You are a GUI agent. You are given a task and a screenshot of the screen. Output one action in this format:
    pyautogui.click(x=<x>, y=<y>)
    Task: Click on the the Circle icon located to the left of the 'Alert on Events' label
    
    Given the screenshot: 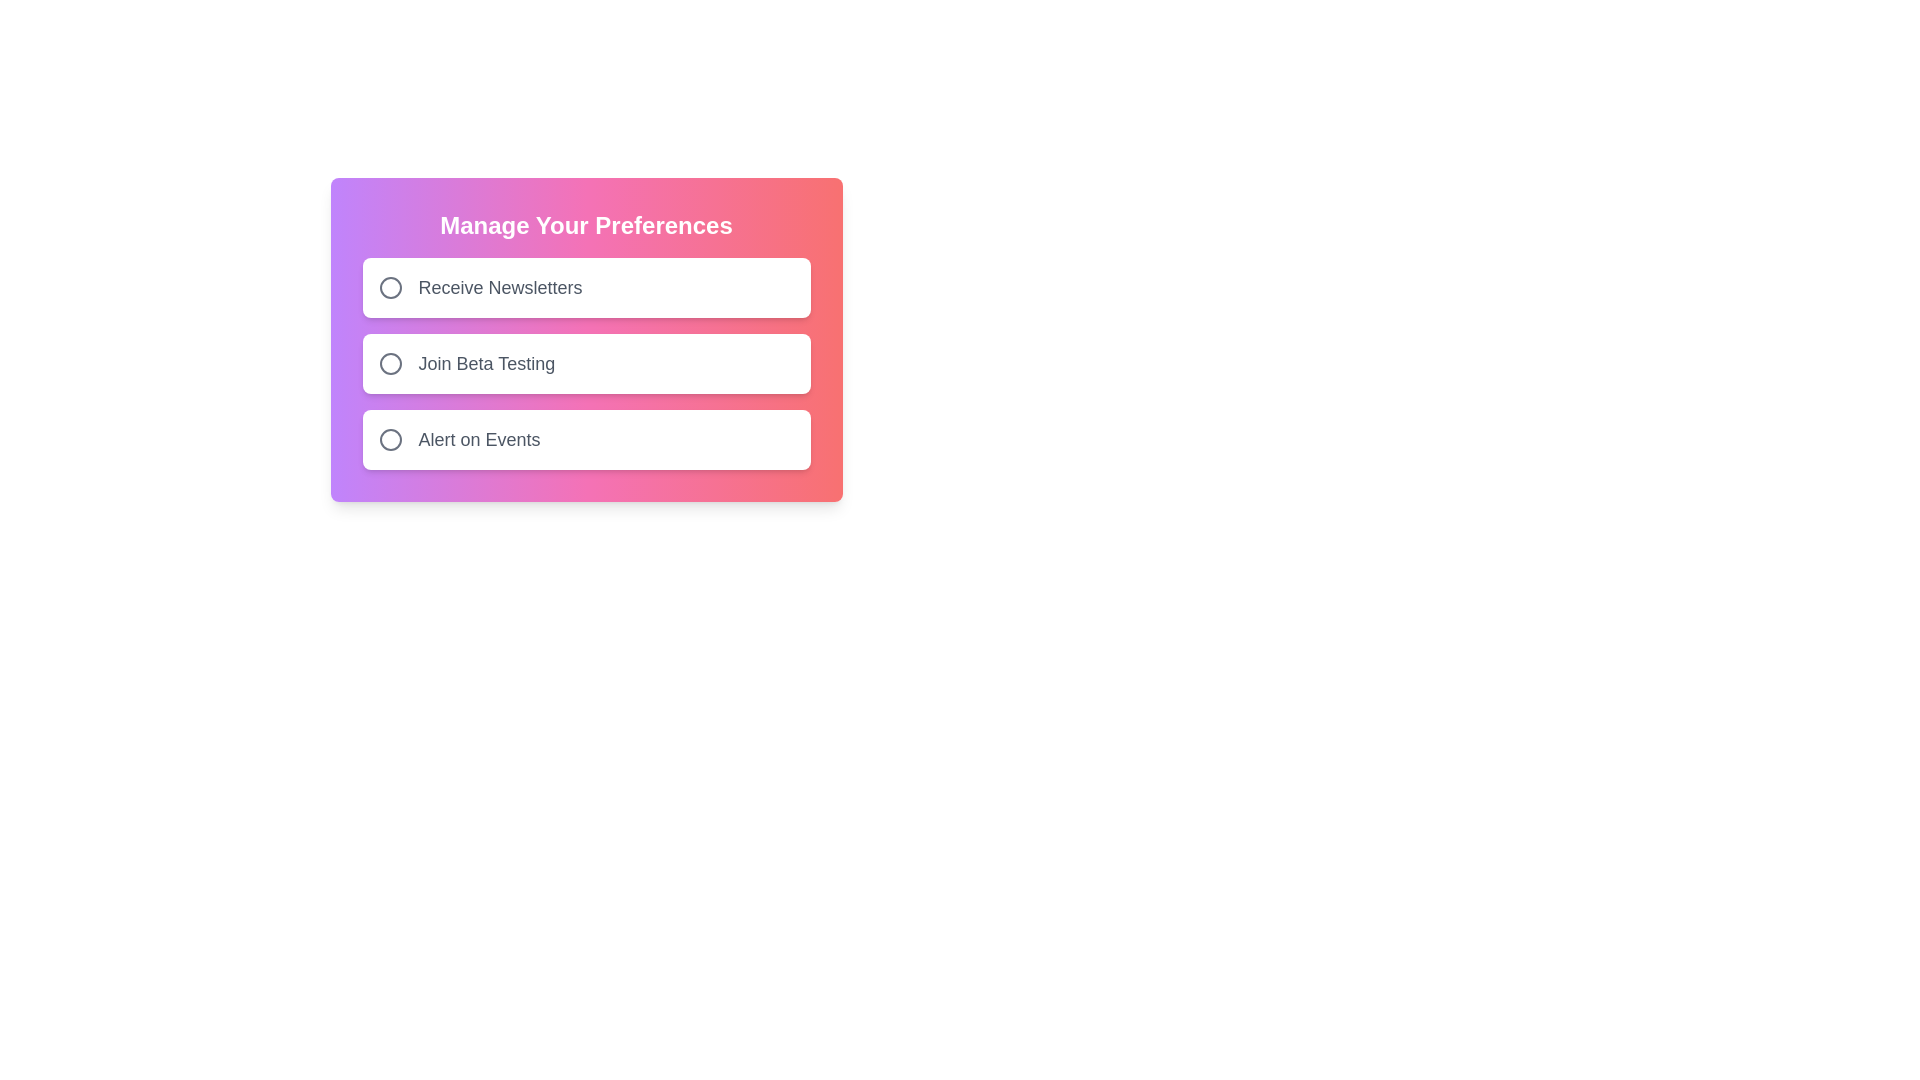 What is the action you would take?
    pyautogui.click(x=390, y=438)
    